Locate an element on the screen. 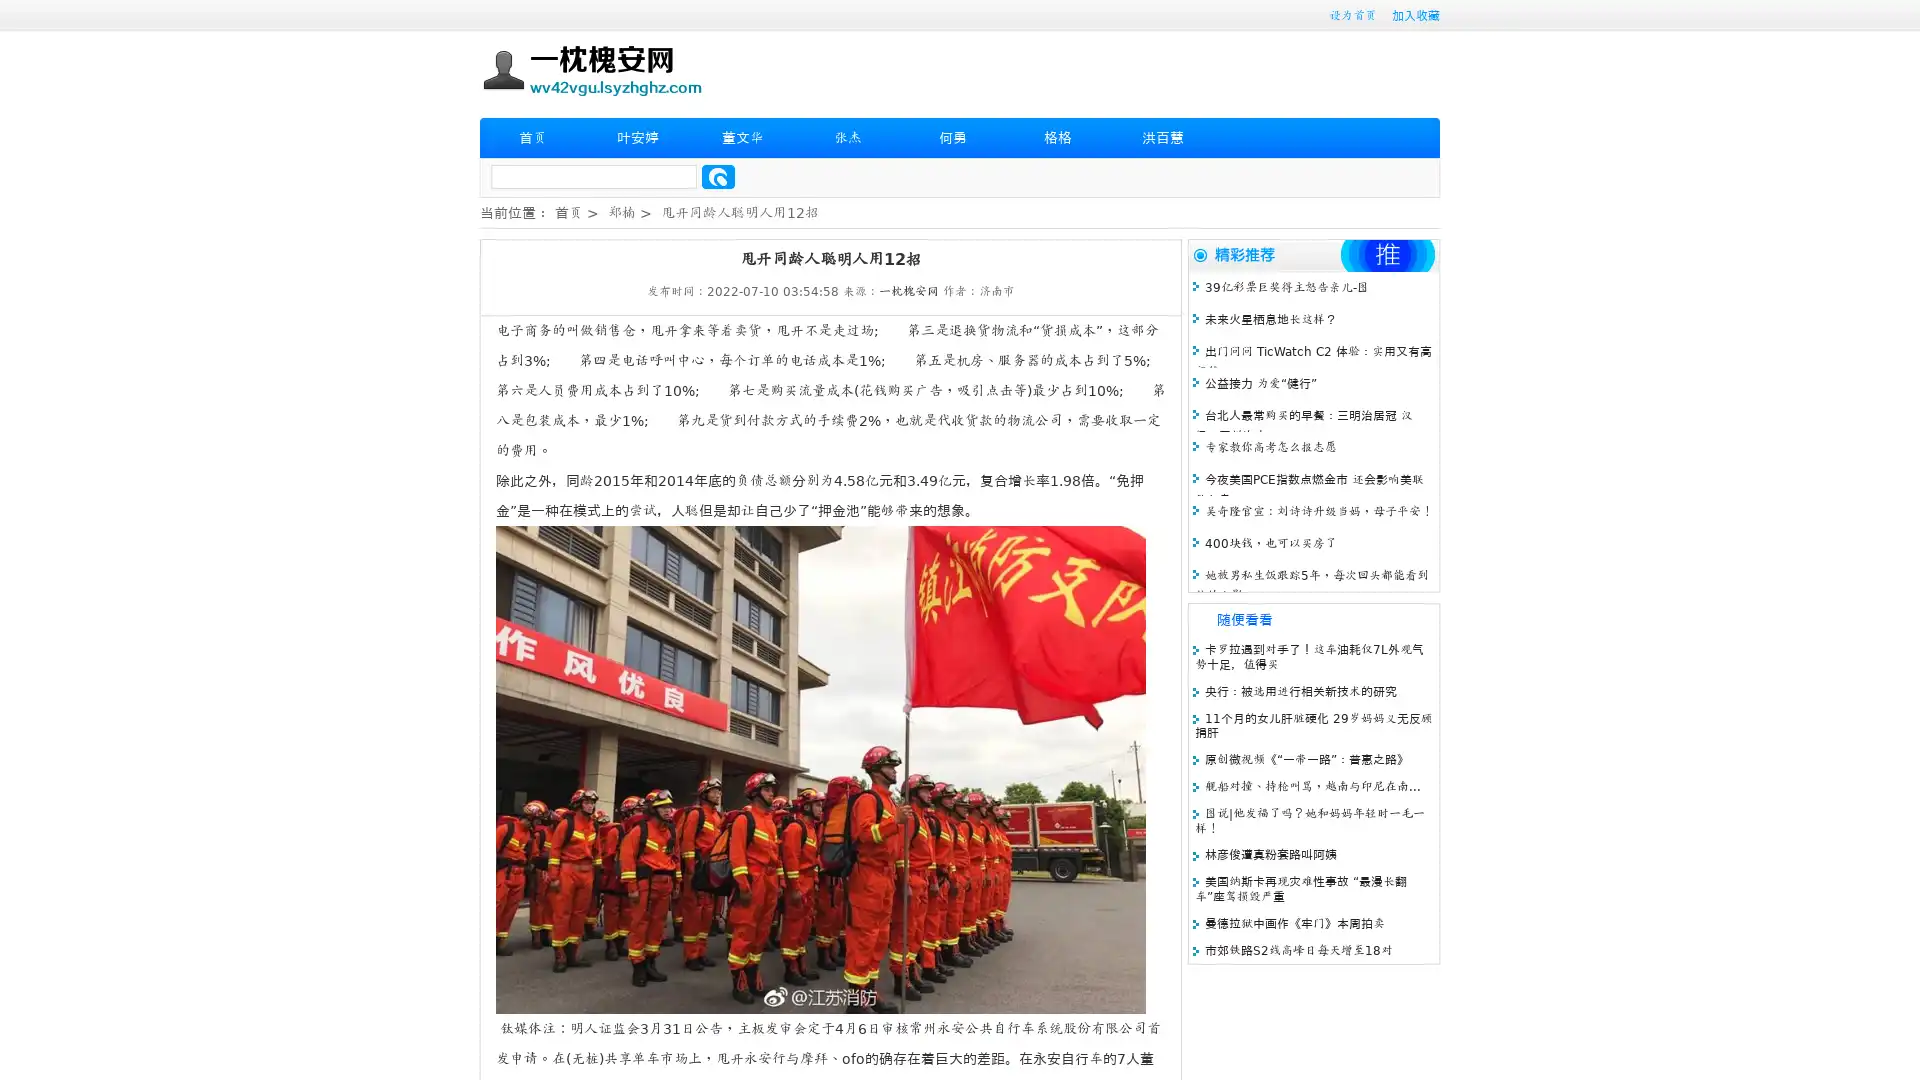  Search is located at coordinates (718, 176).